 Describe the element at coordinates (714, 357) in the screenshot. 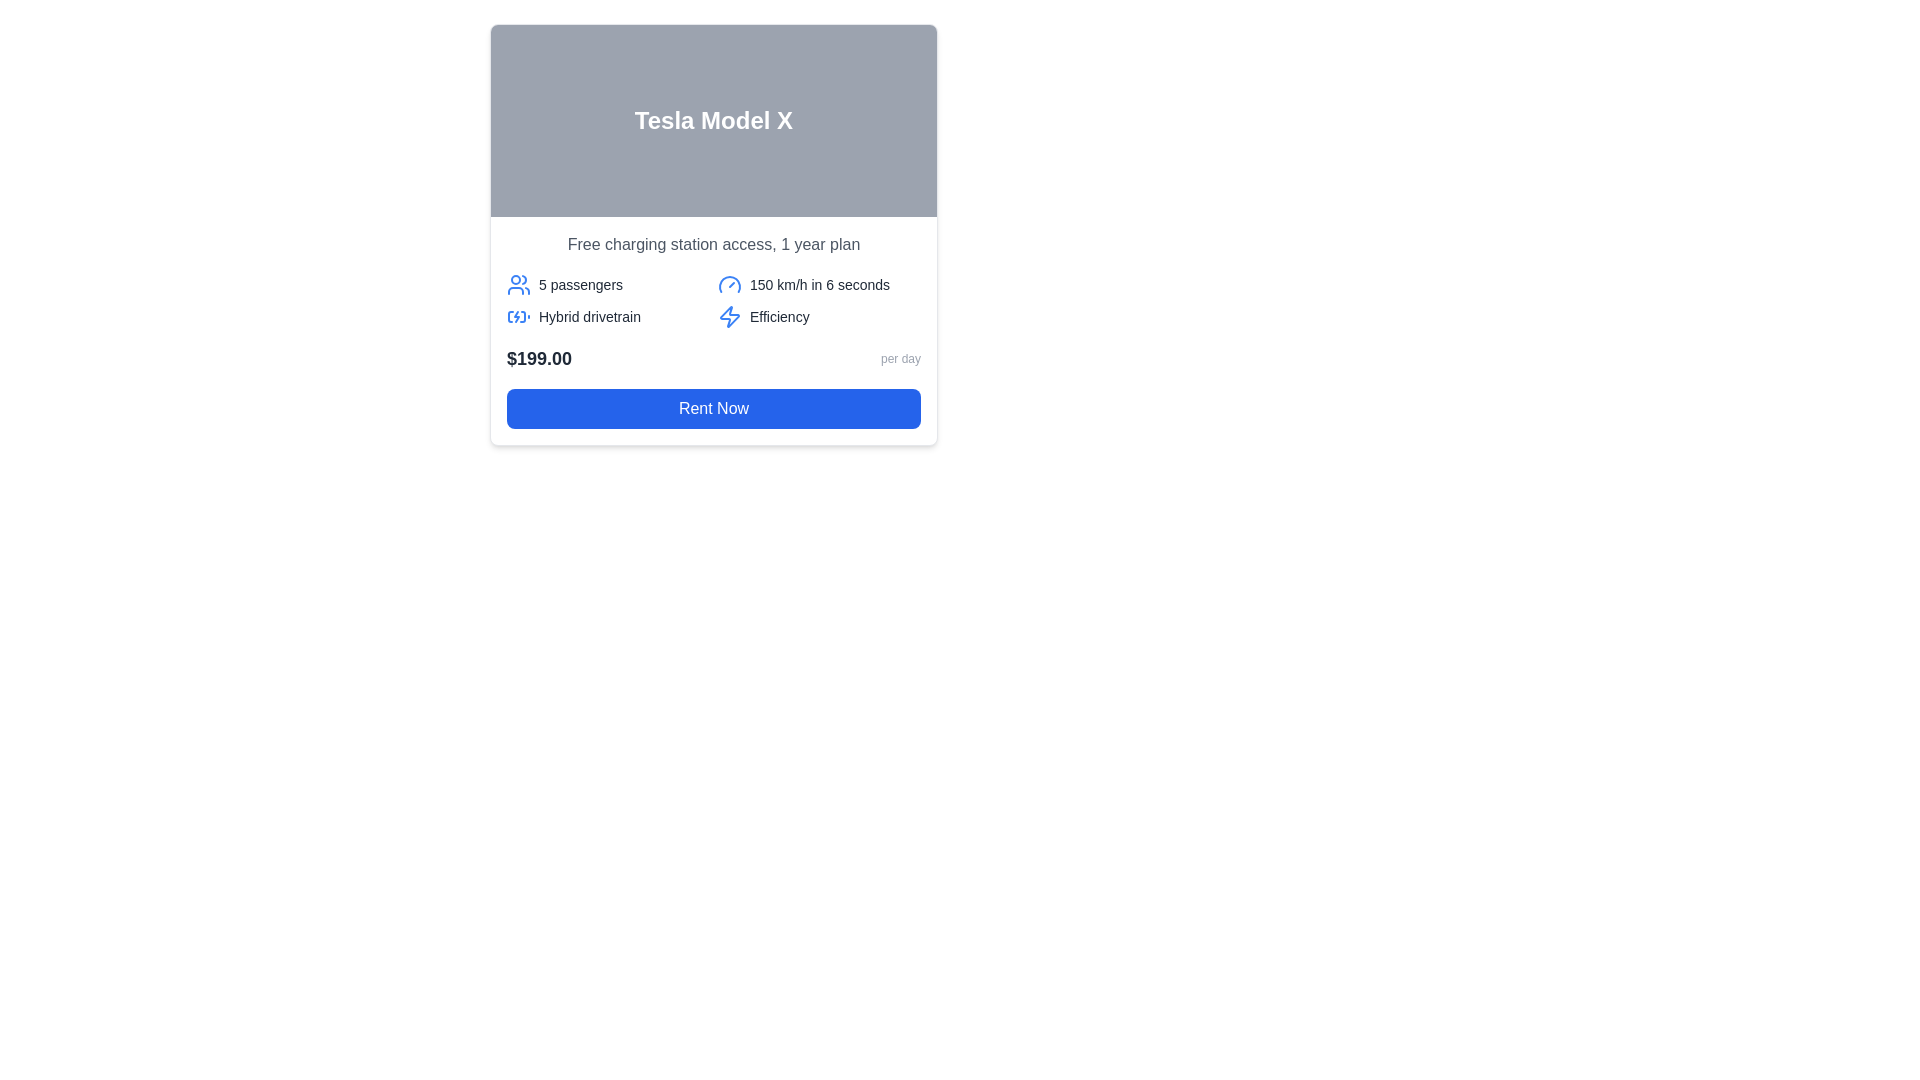

I see `the pricing information display element, which presents the daily rental cost of the vehicle and is positioned above the 'Rent Now' button` at that location.